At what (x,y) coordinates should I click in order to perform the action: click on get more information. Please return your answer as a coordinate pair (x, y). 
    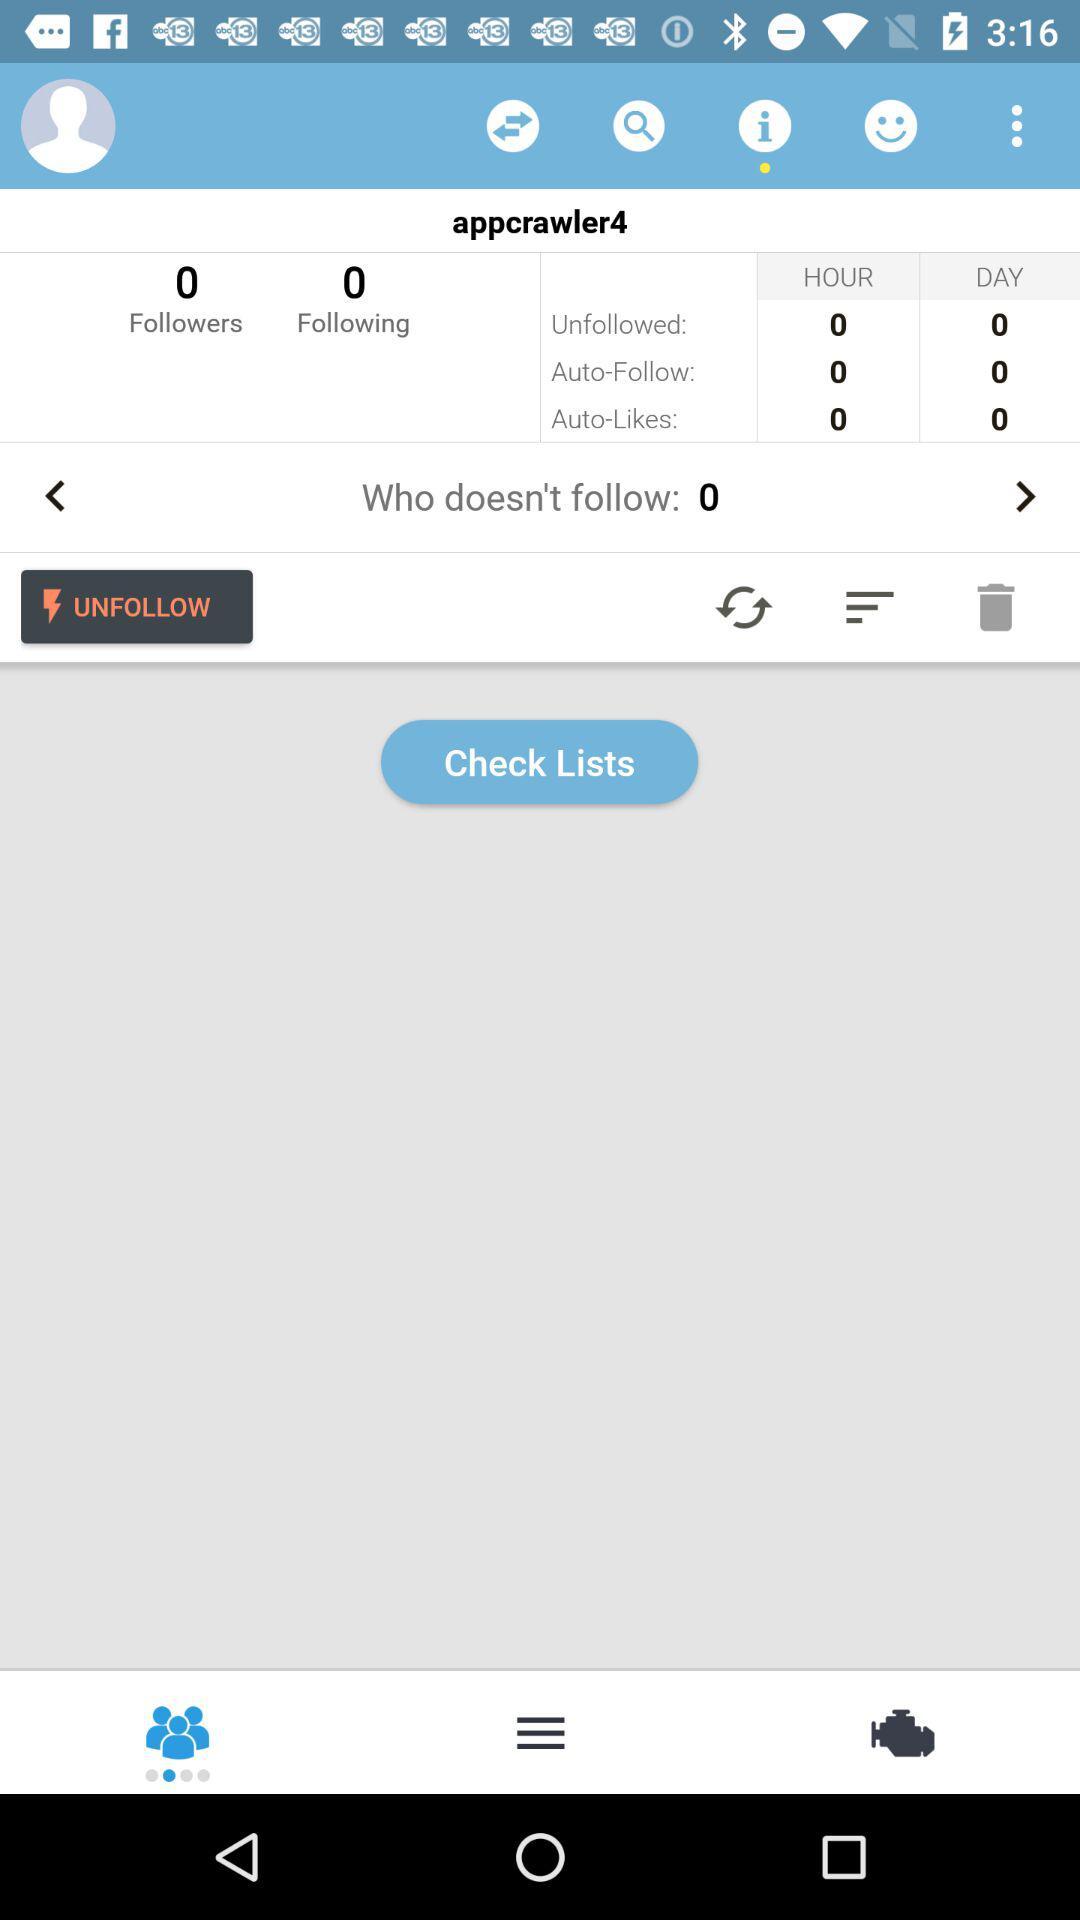
    Looking at the image, I should click on (764, 124).